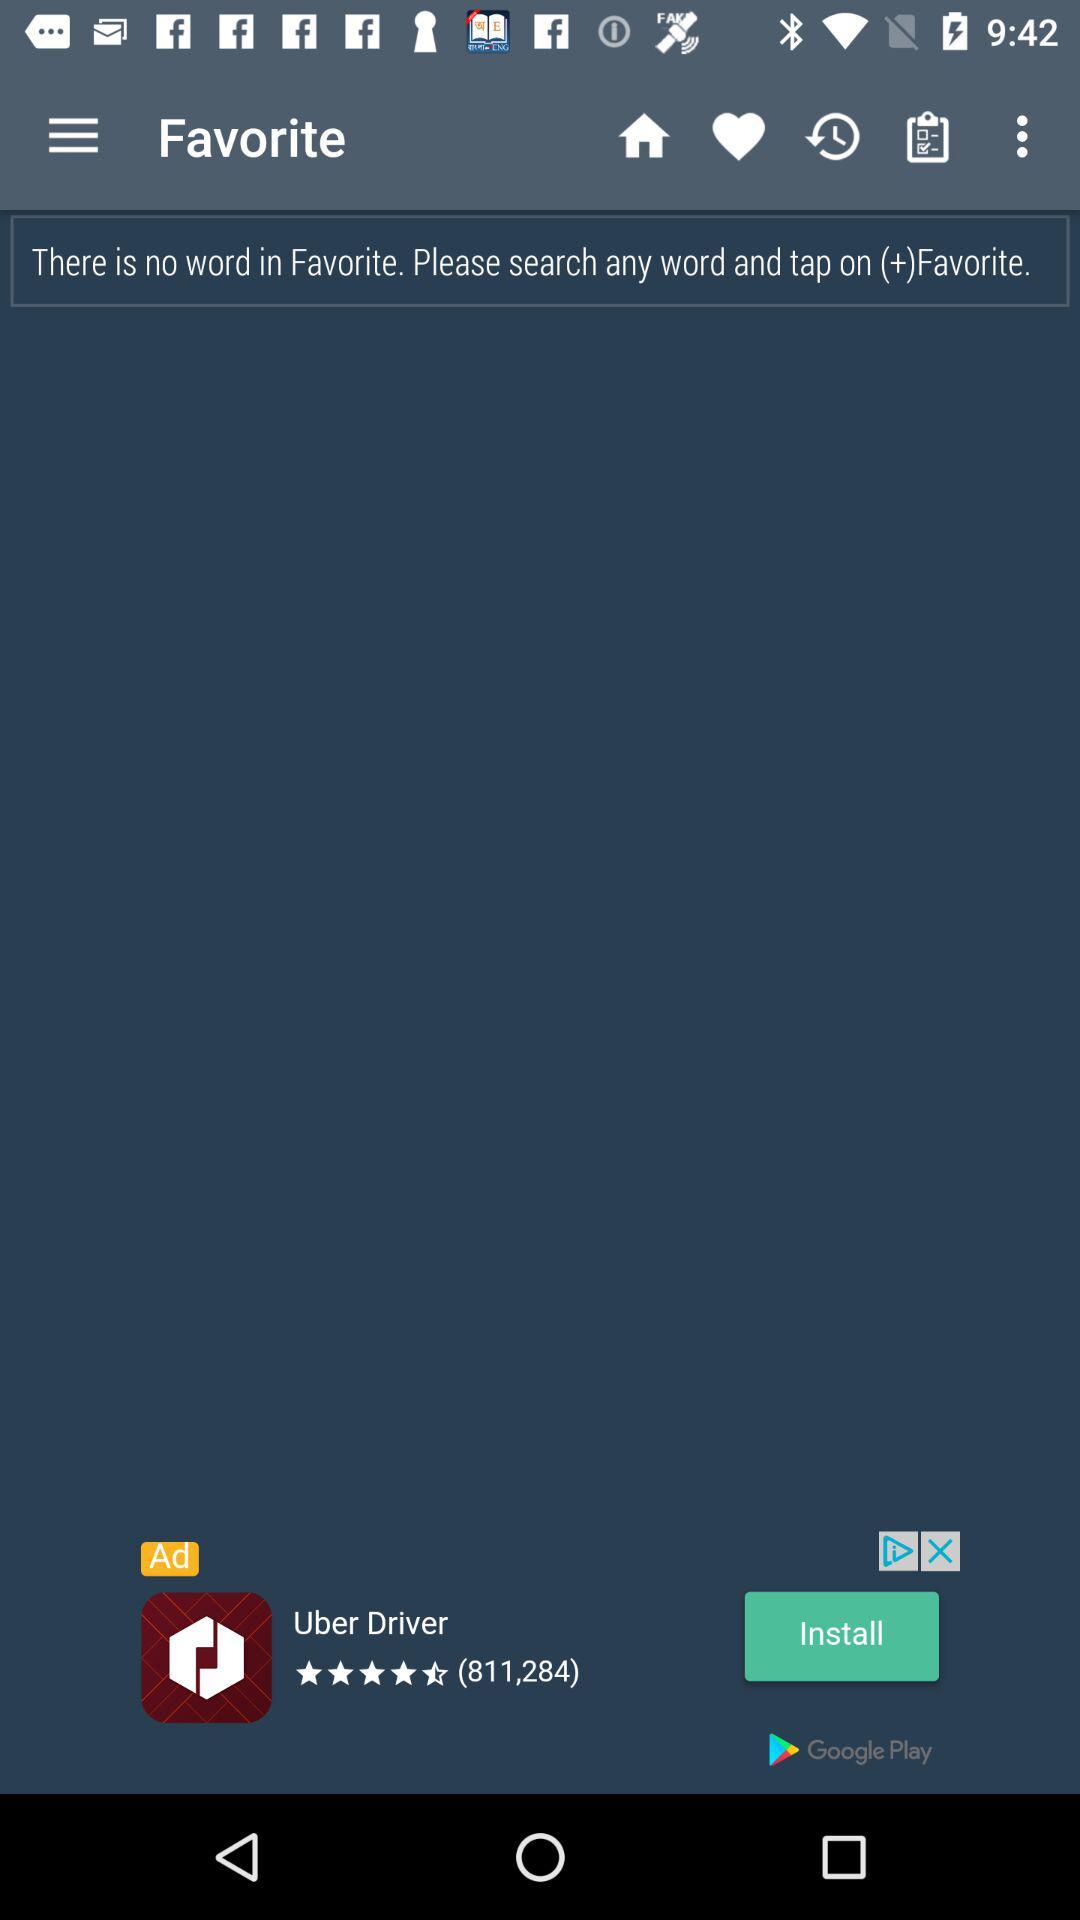 The width and height of the screenshot is (1080, 1920). What do you see at coordinates (540, 1662) in the screenshot?
I see `install app` at bounding box center [540, 1662].